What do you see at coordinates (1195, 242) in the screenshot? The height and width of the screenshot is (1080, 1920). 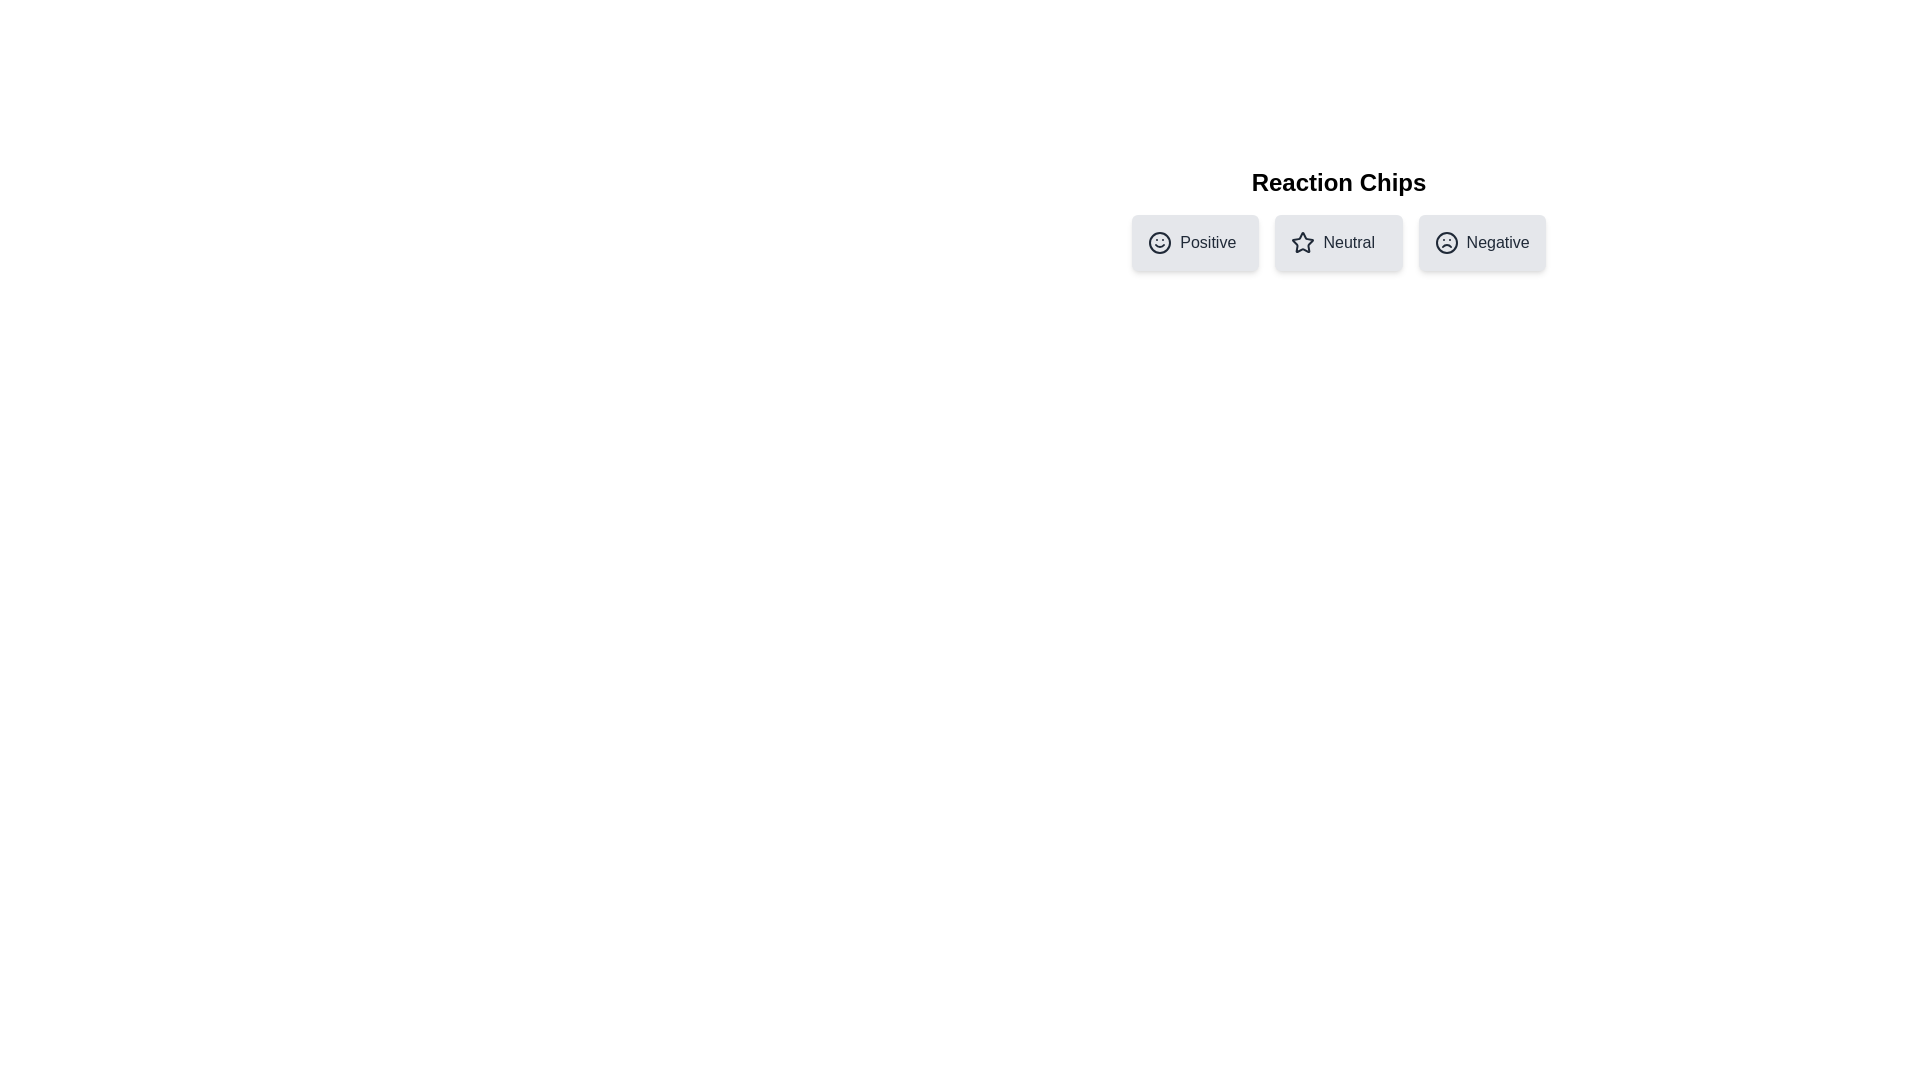 I see `the chip labeled Positive` at bounding box center [1195, 242].